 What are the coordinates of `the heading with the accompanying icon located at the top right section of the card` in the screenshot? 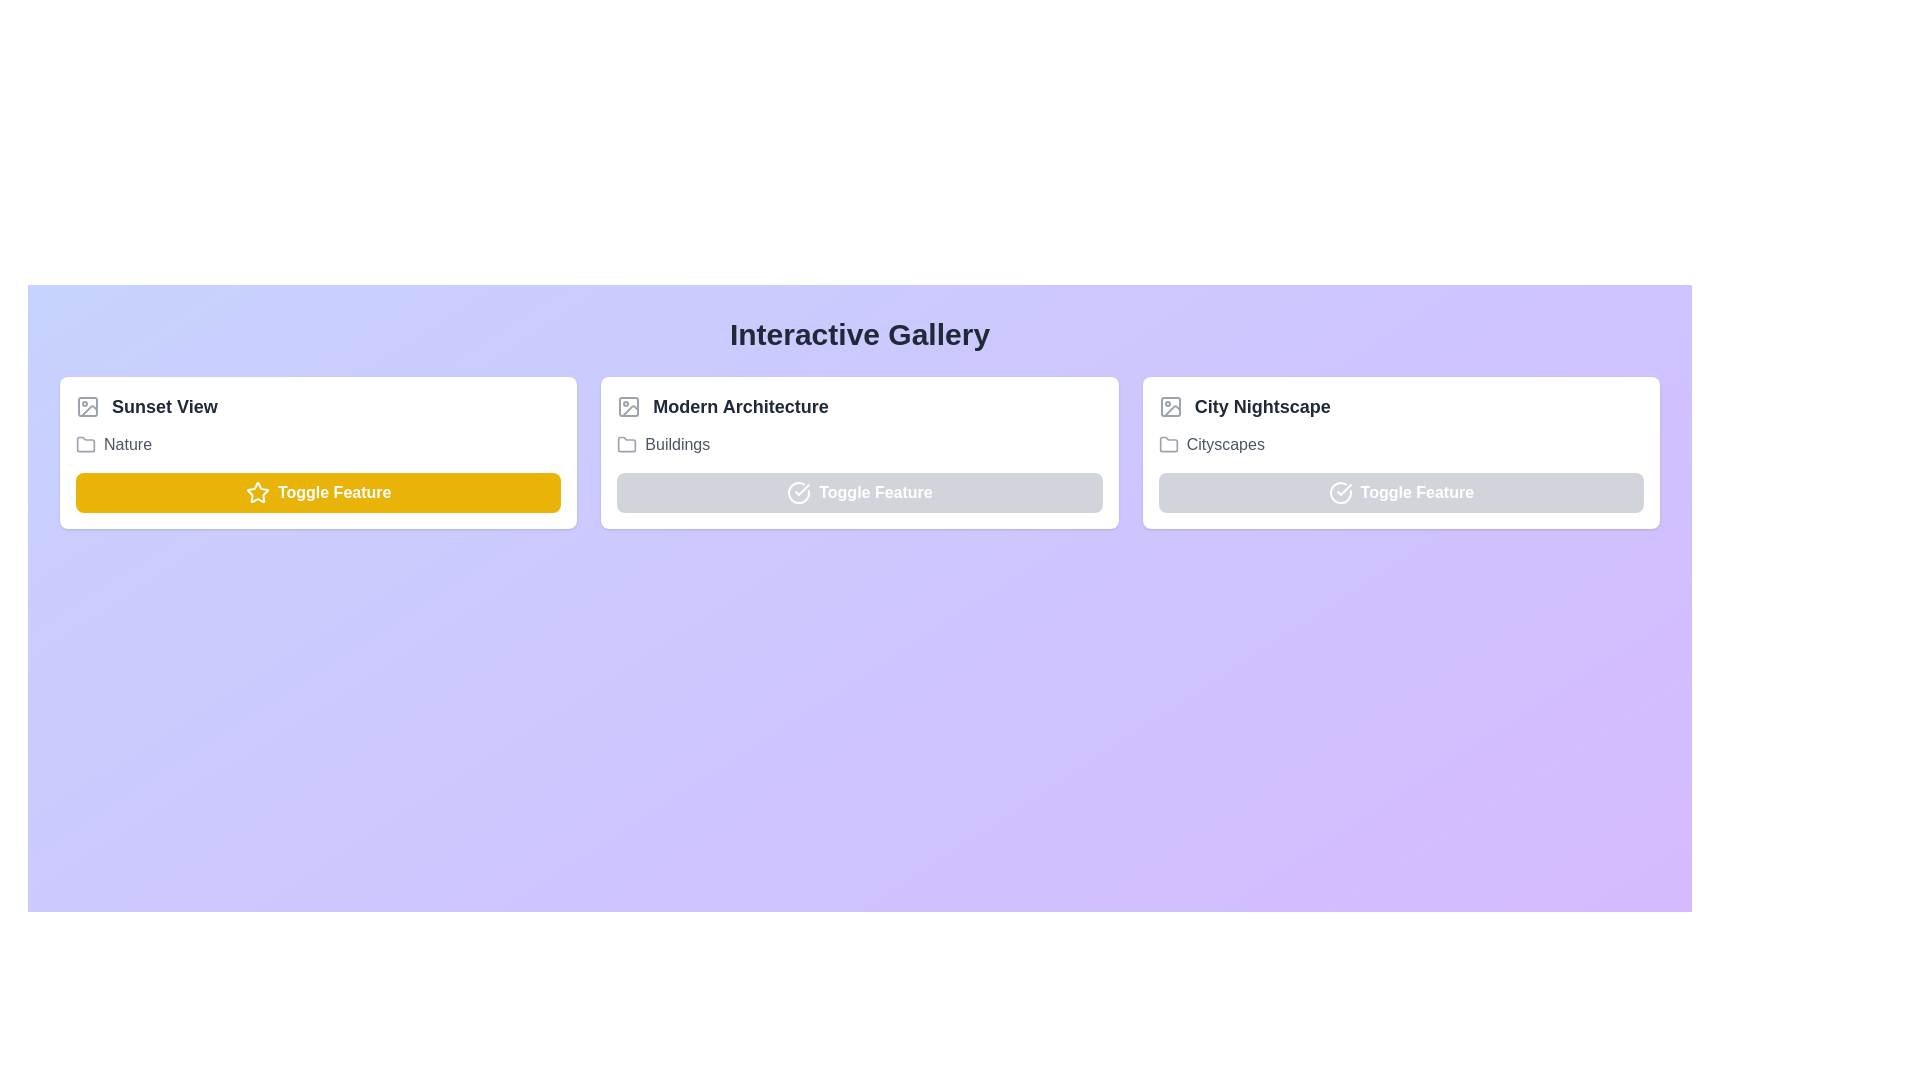 It's located at (1400, 406).